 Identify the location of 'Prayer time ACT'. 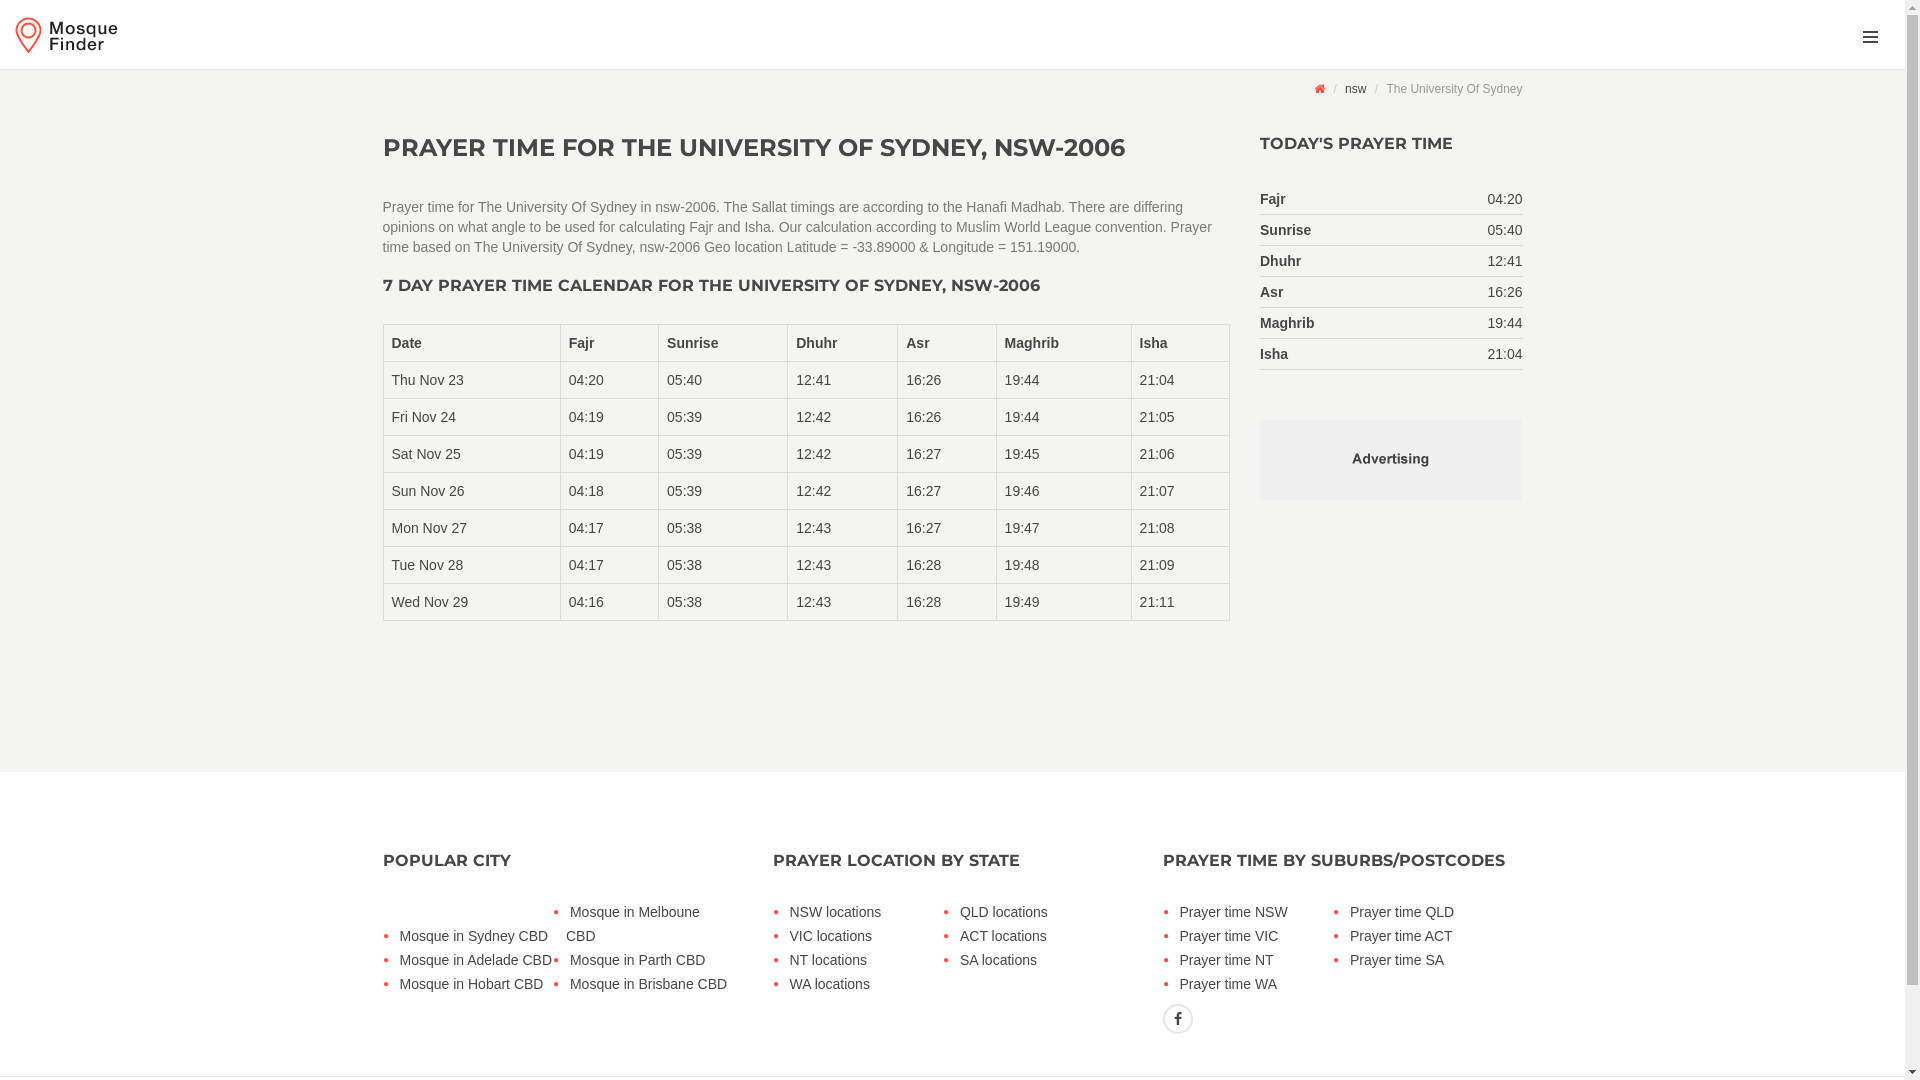
(1345, 936).